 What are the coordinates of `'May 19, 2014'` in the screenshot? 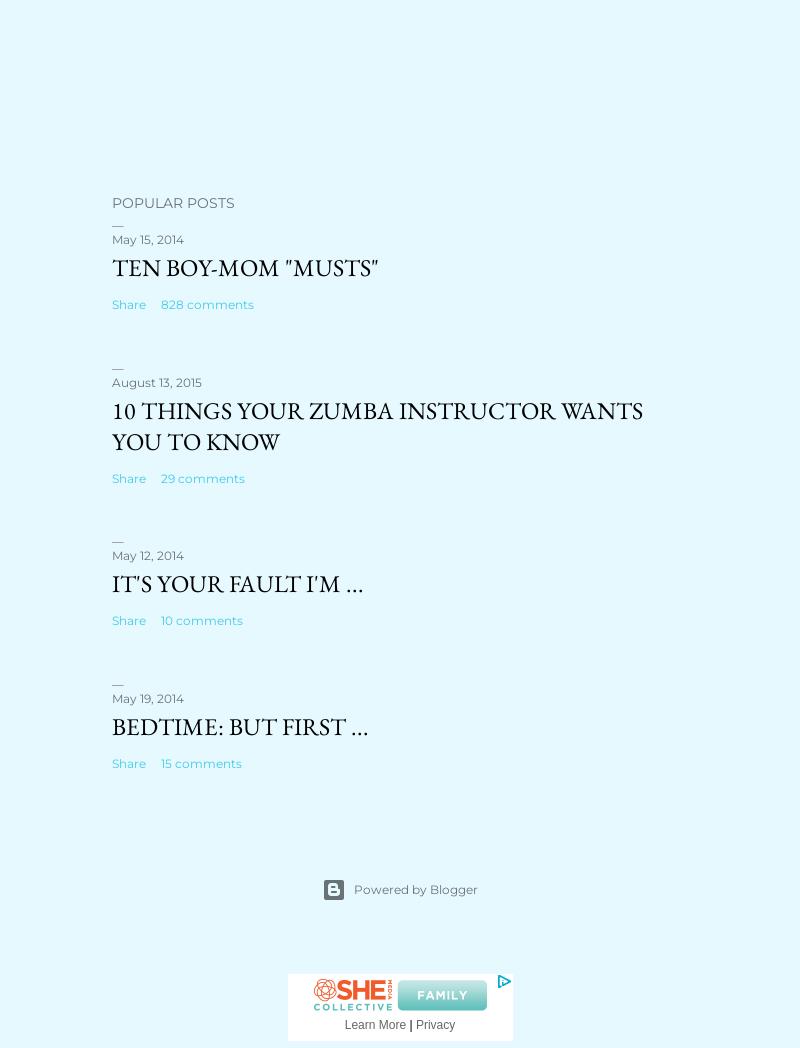 It's located at (111, 698).